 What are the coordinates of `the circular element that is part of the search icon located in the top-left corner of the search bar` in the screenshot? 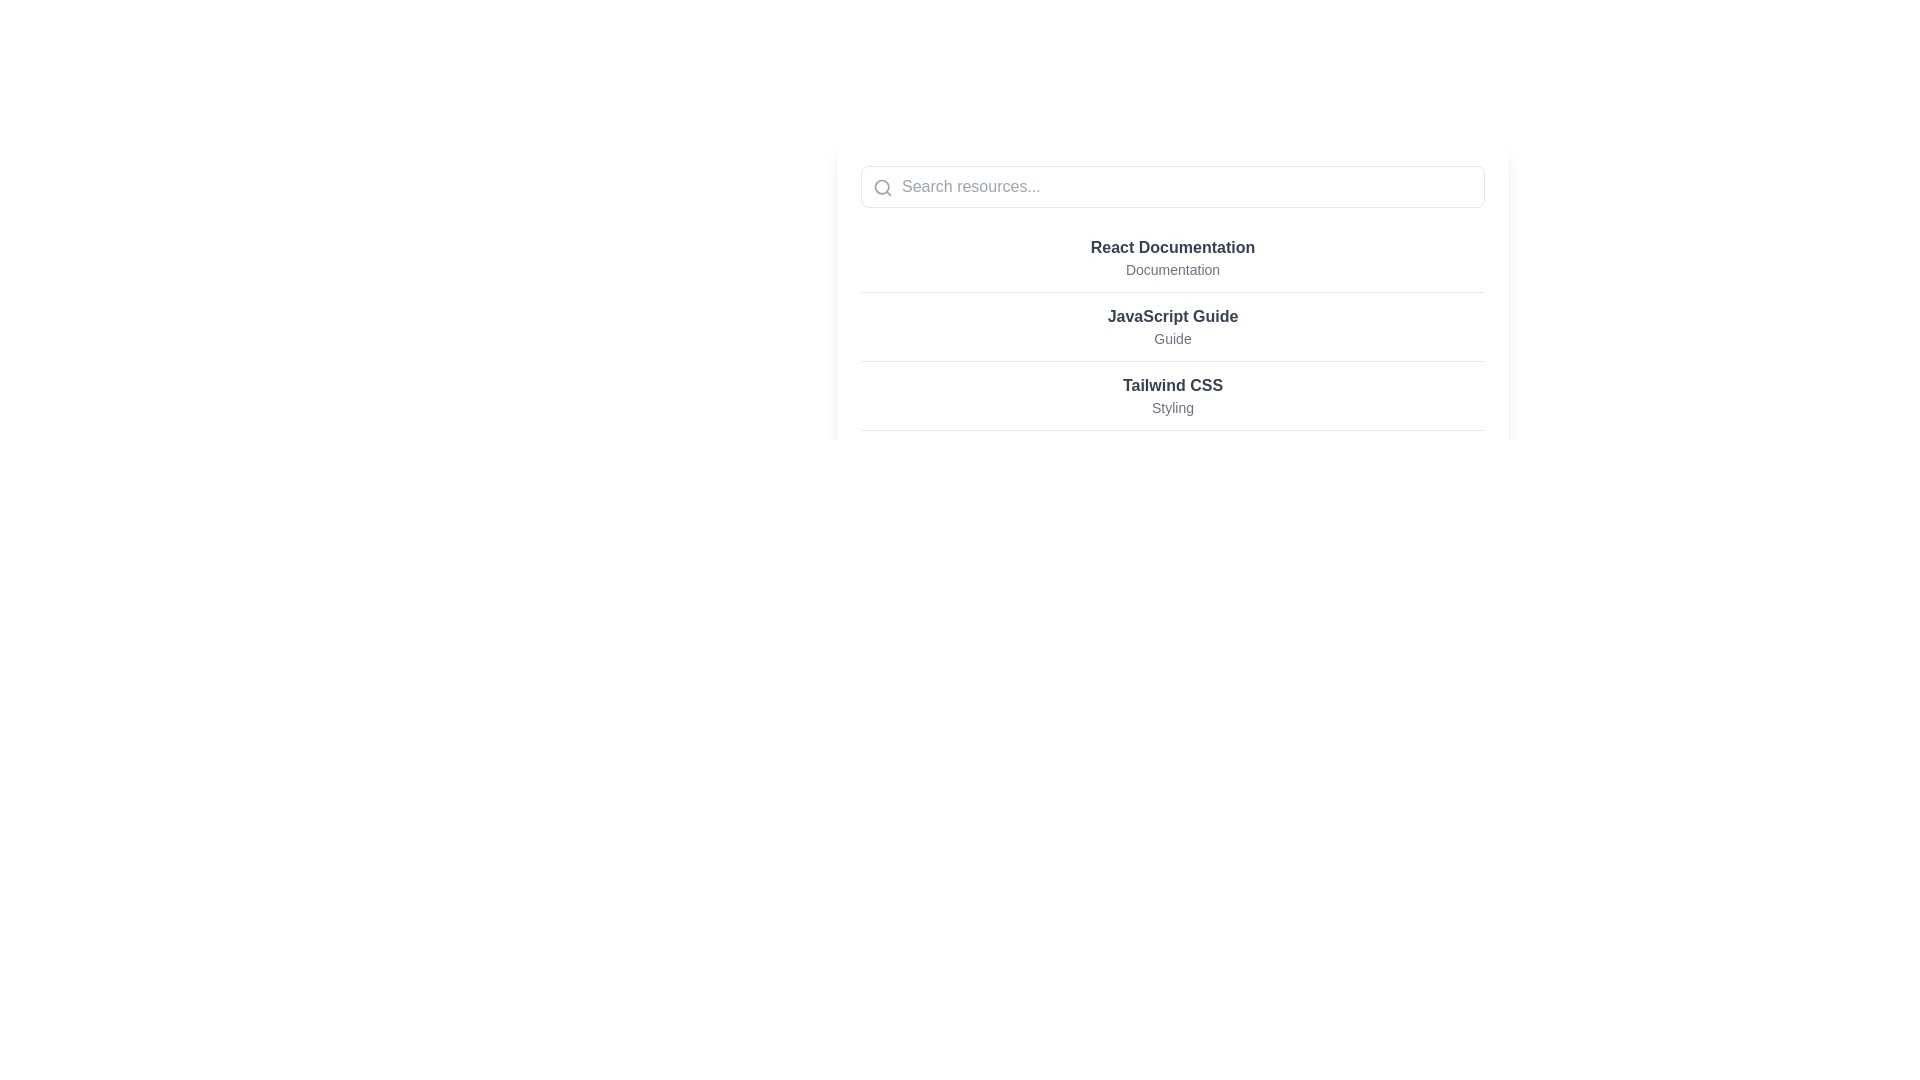 It's located at (881, 187).